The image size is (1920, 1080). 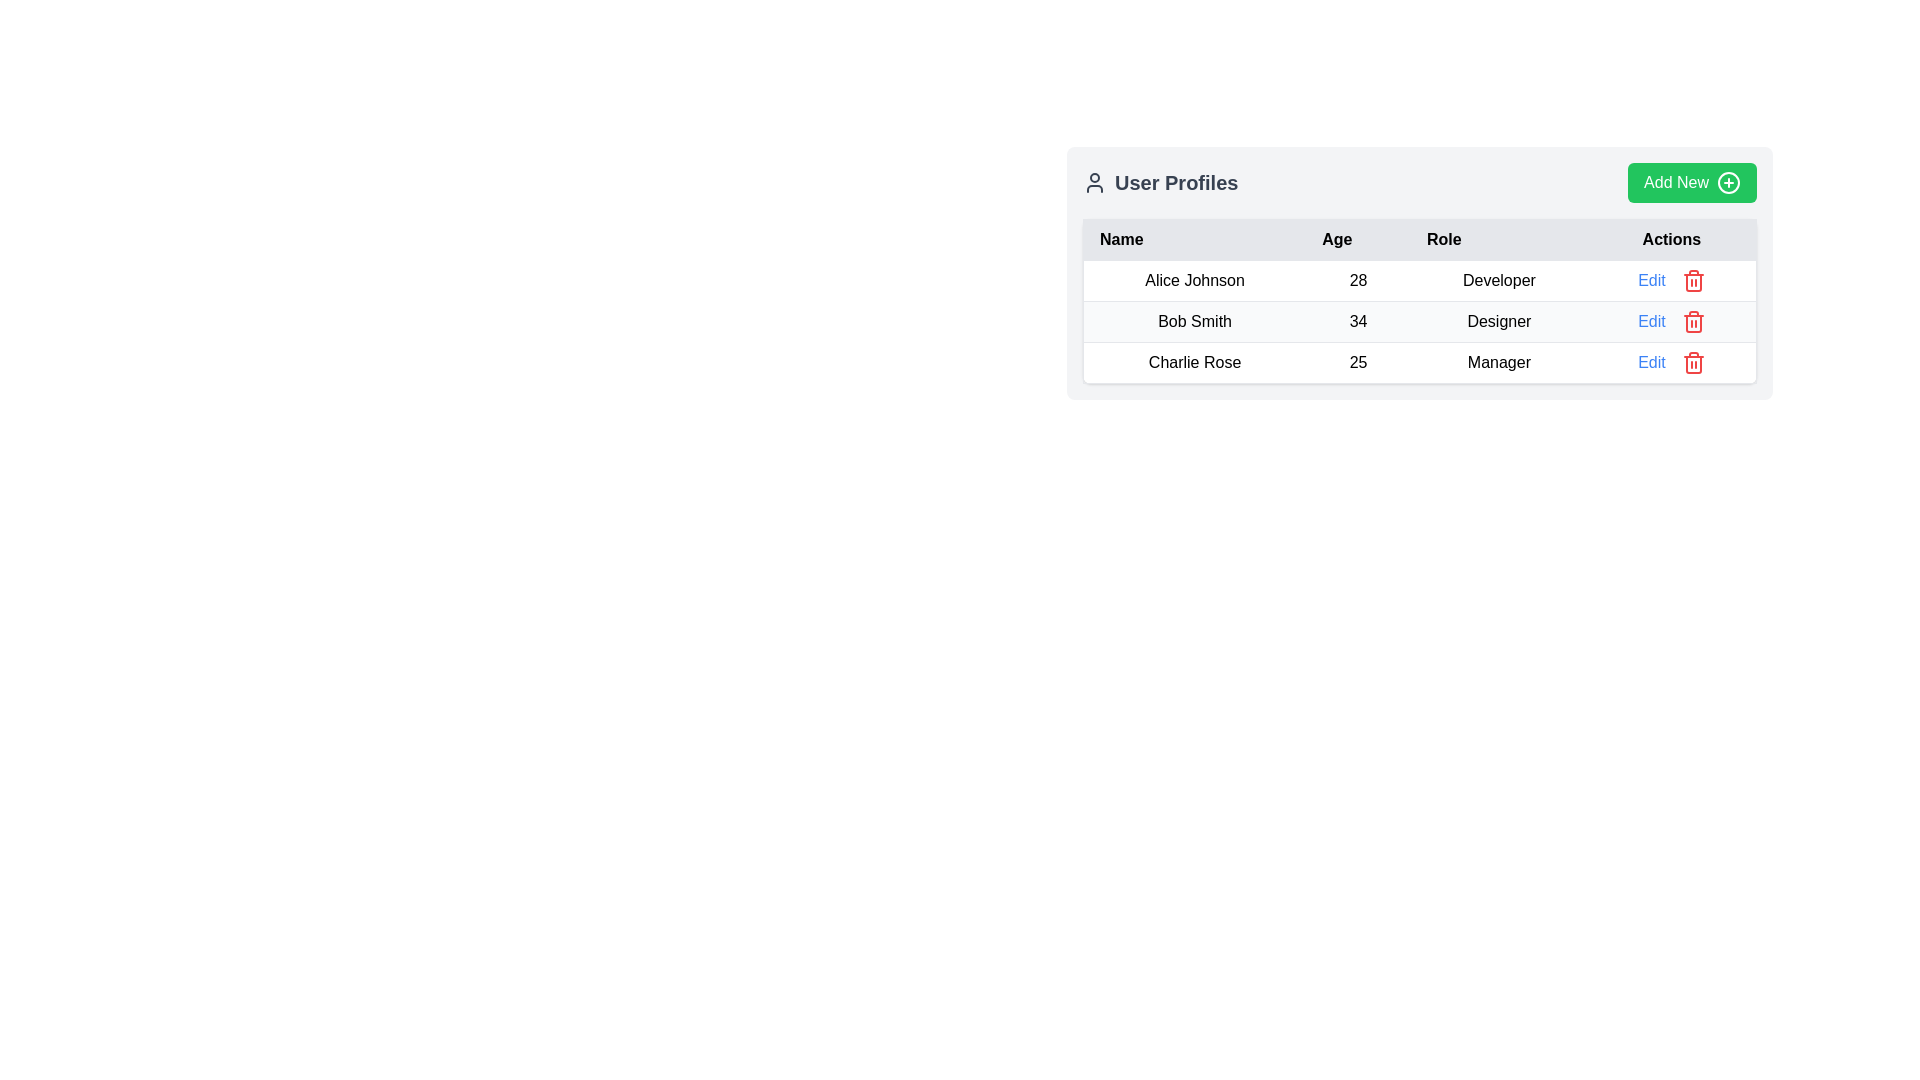 I want to click on the static text label indicating the role of the user 'Charlie Rose', located in the 'Role' column of the table, so click(x=1499, y=362).